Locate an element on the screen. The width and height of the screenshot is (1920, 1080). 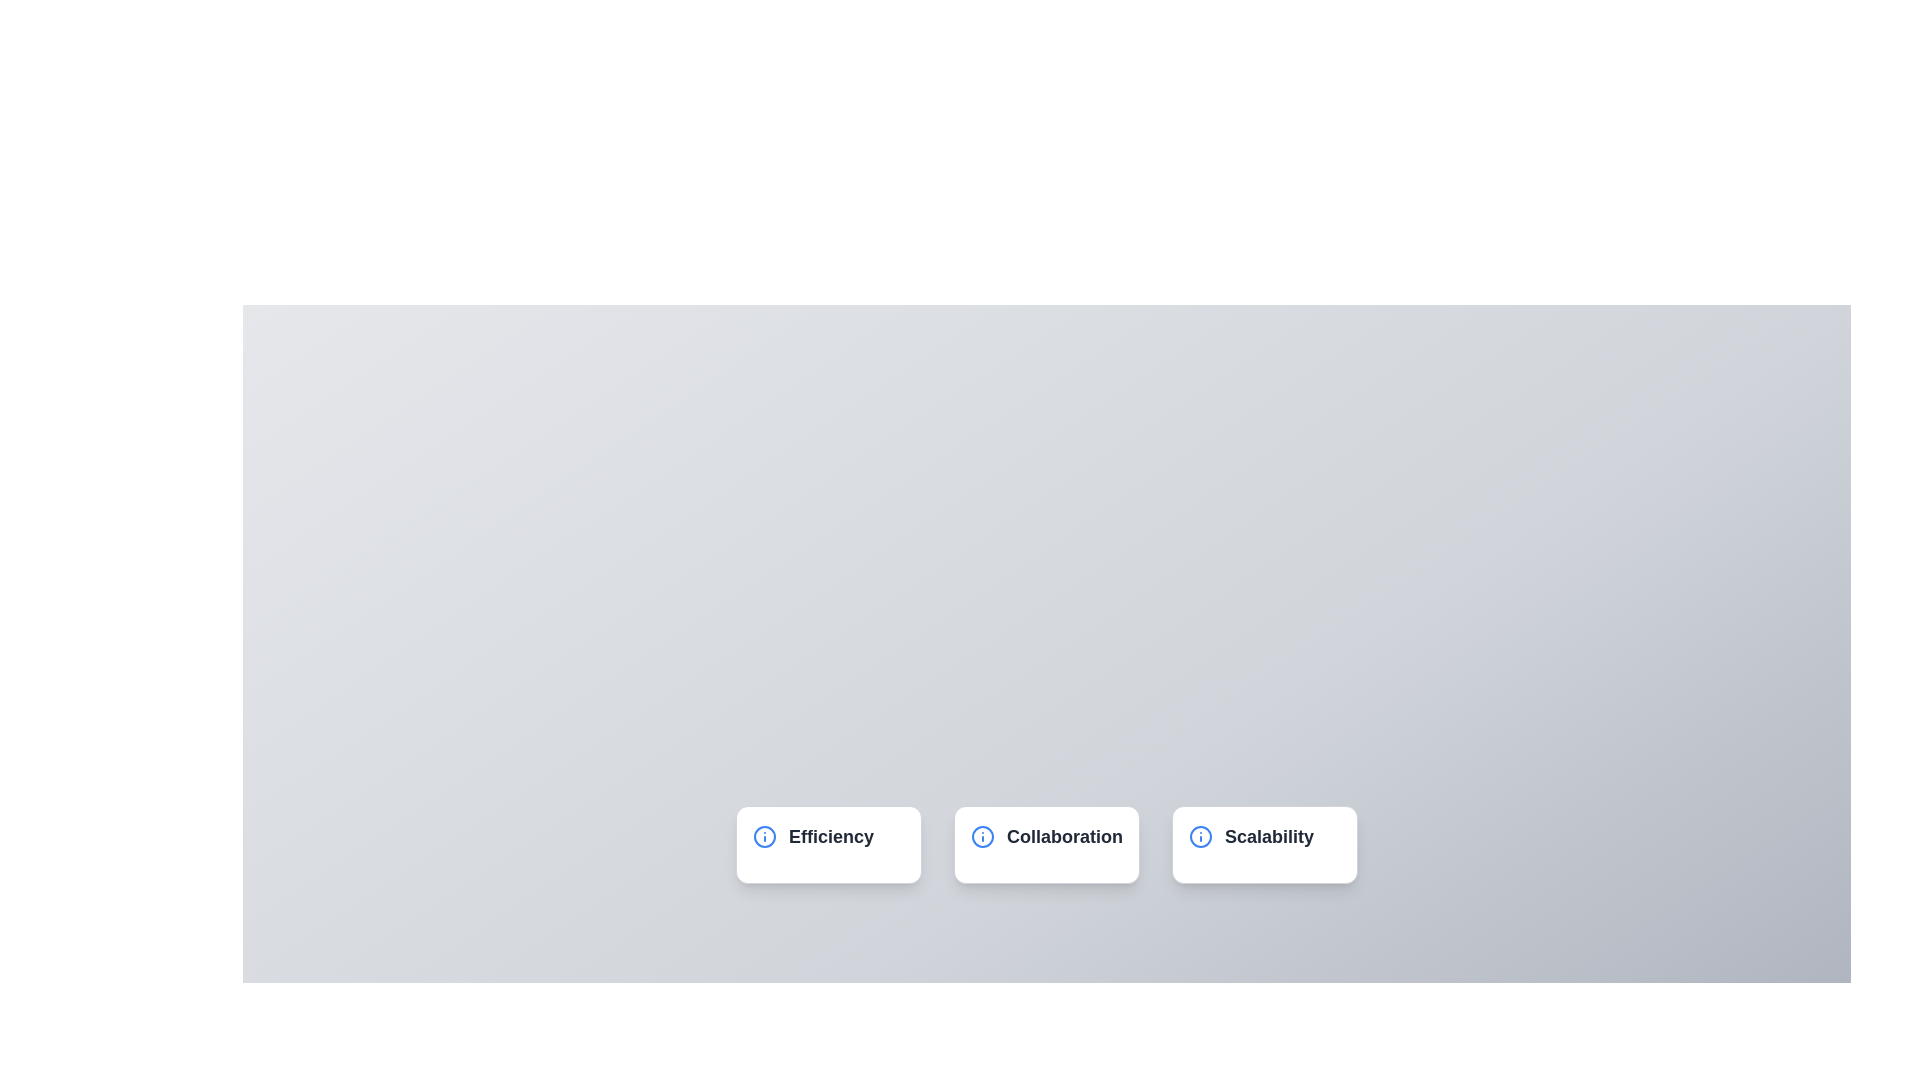
the informational card about 'Scalability', which is positioned in the third spot of a three-element grid layout is located at coordinates (1264, 844).